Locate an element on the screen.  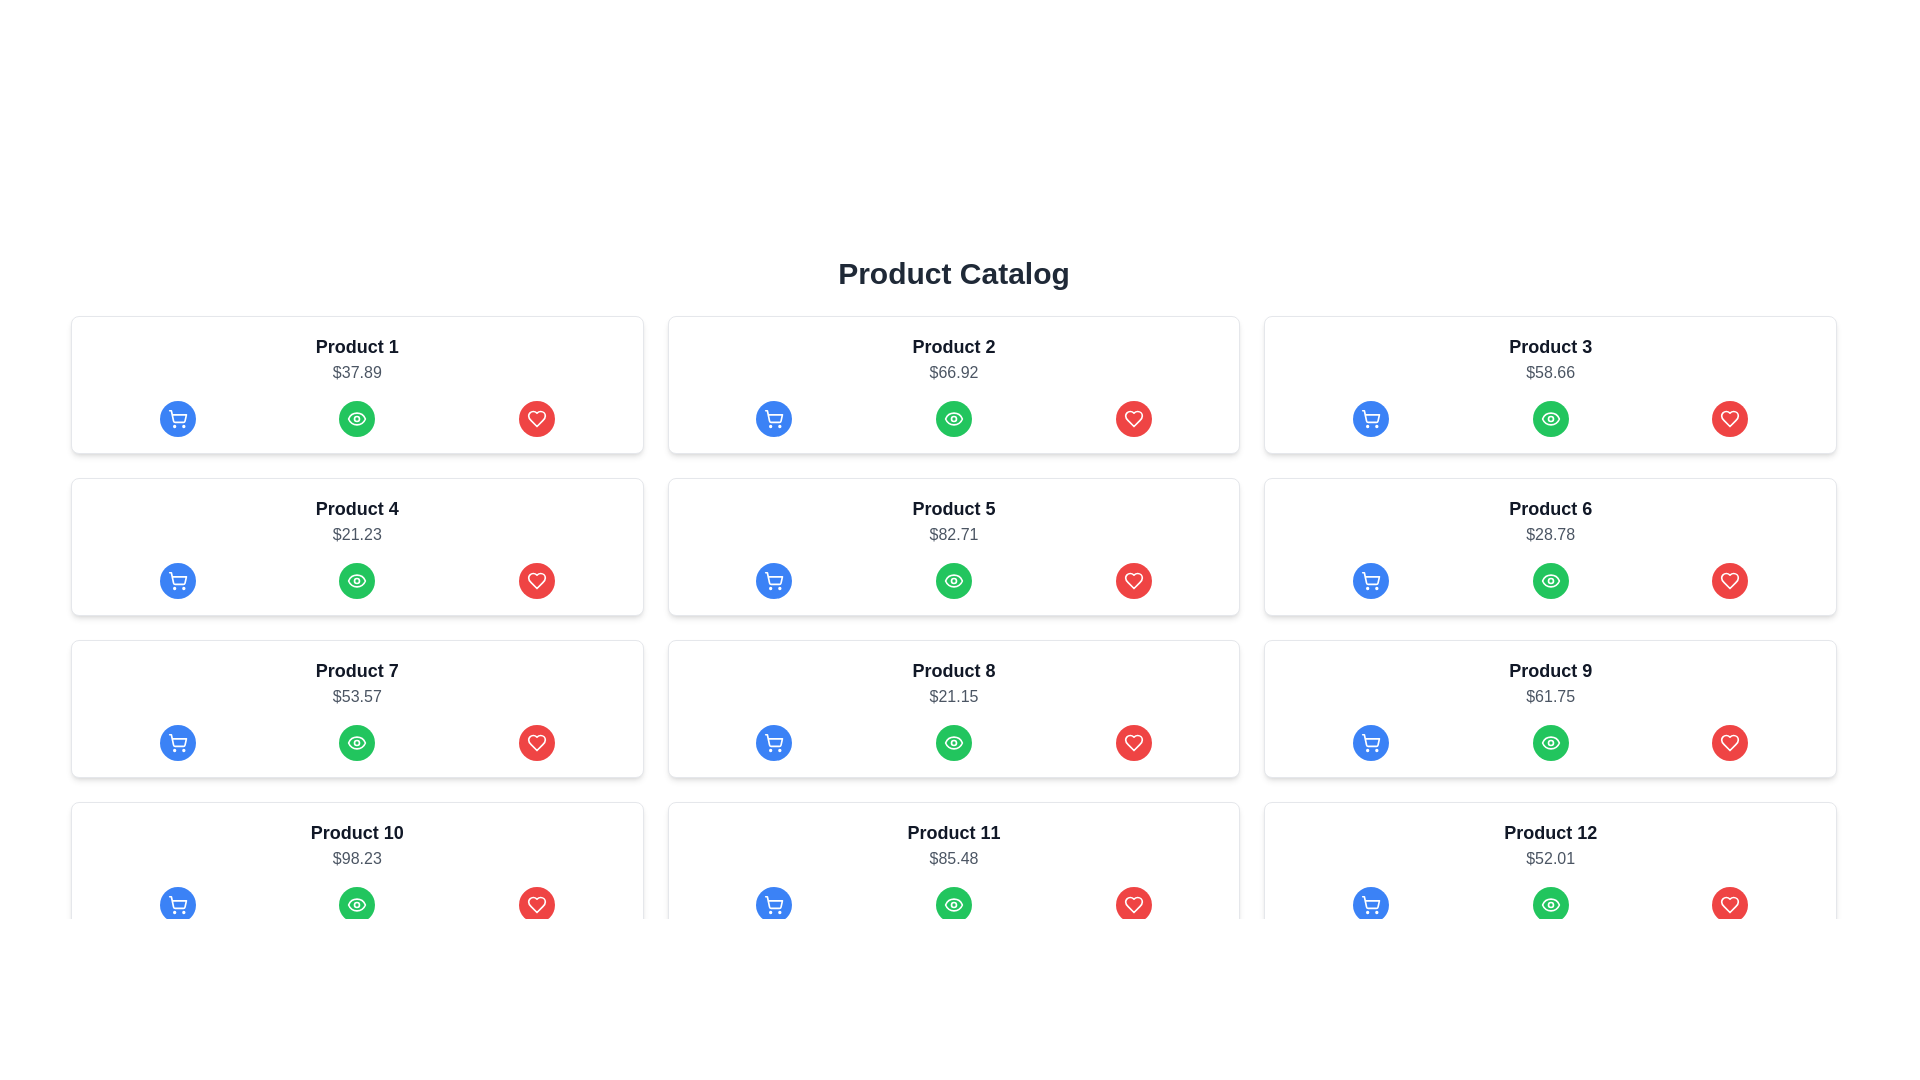
the green circular button with an eye symbol in the center is located at coordinates (1549, 418).